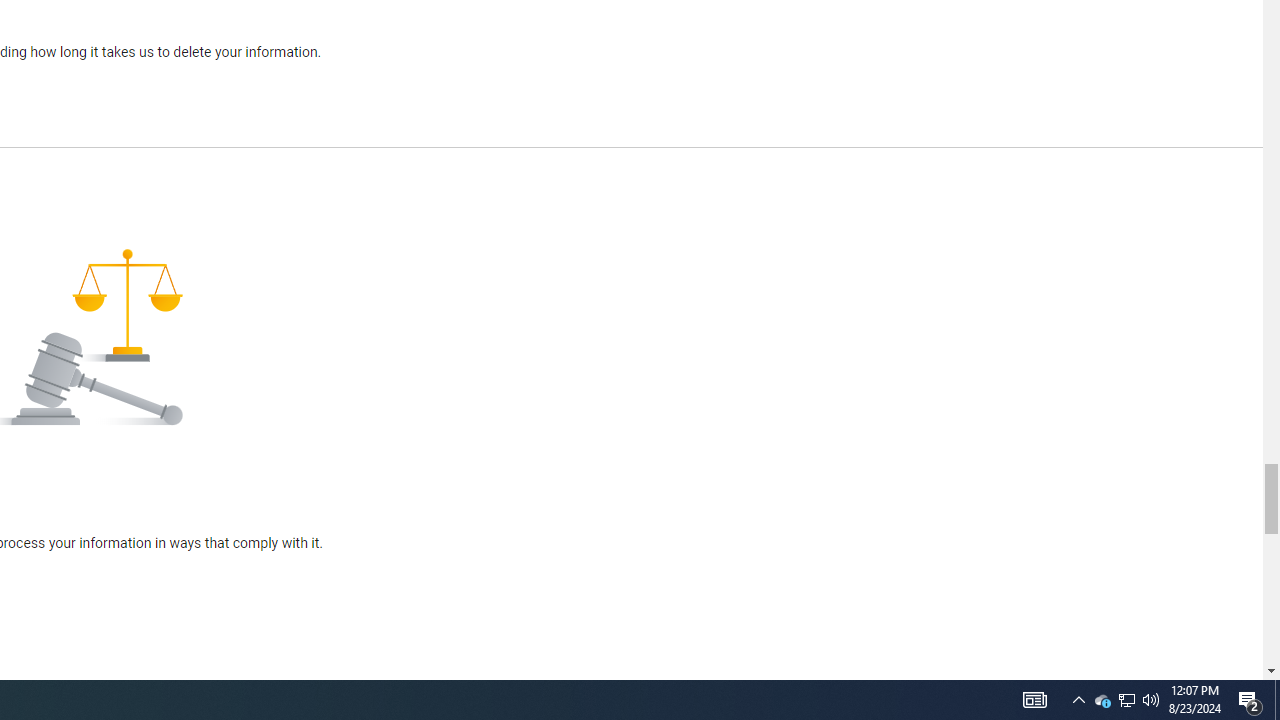  What do you see at coordinates (1276, 698) in the screenshot?
I see `'Show desktop'` at bounding box center [1276, 698].